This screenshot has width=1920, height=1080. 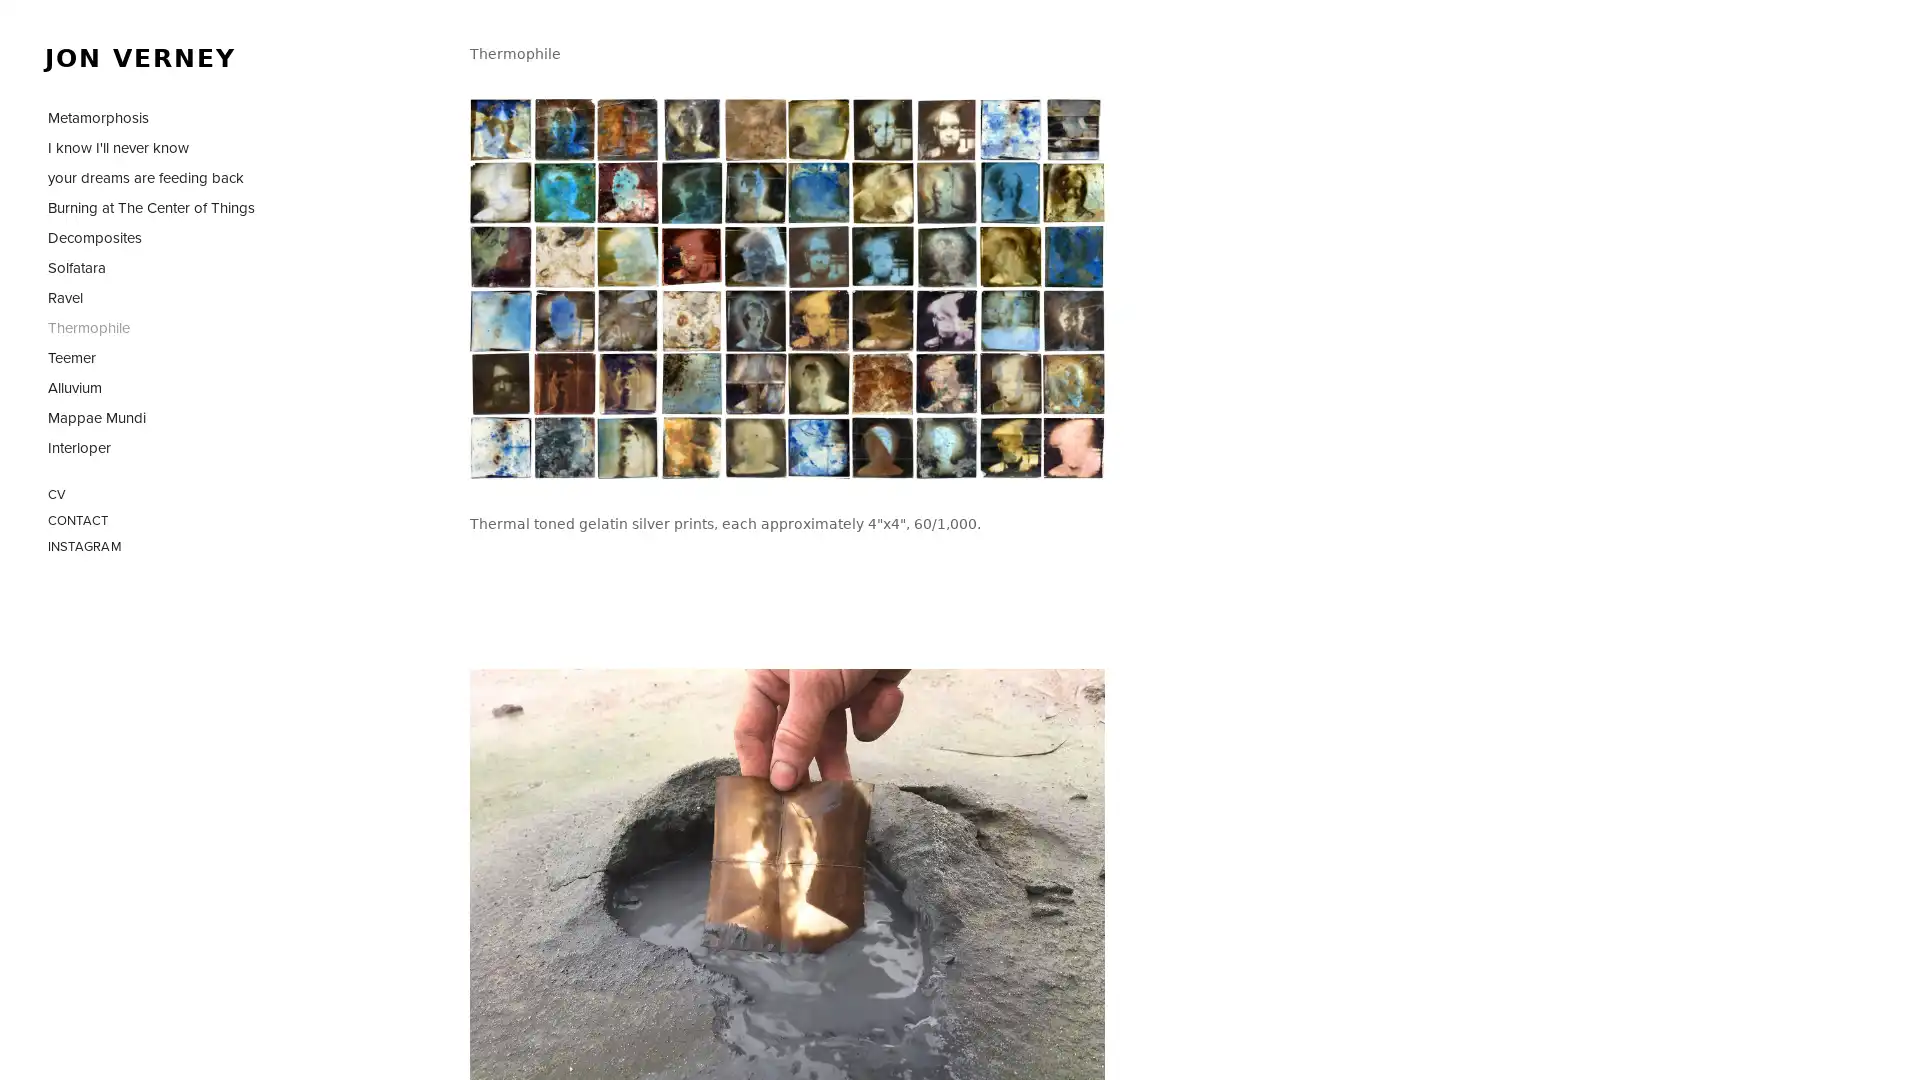 I want to click on View fullsize jon_verney_thermophile_49.jpg, so click(x=562, y=446).